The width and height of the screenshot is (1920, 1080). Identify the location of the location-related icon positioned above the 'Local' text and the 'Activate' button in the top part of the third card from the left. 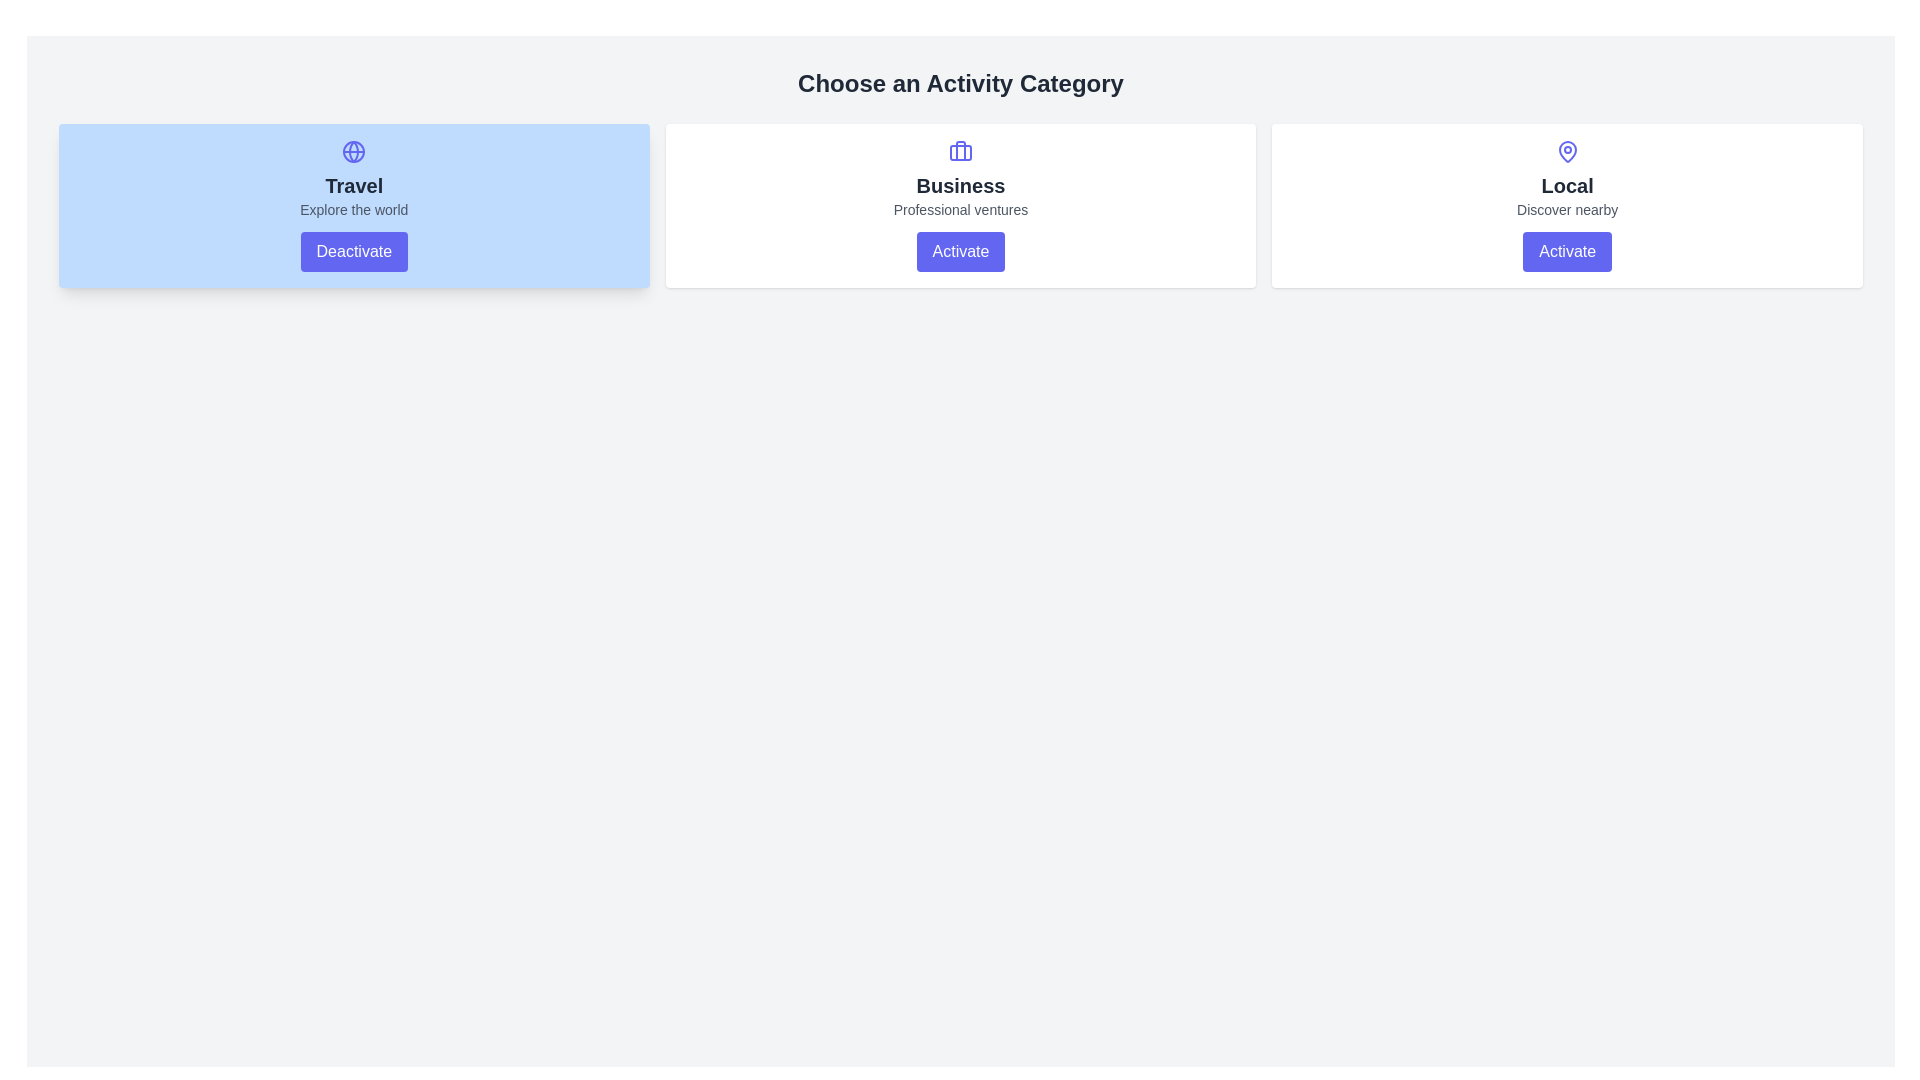
(1566, 150).